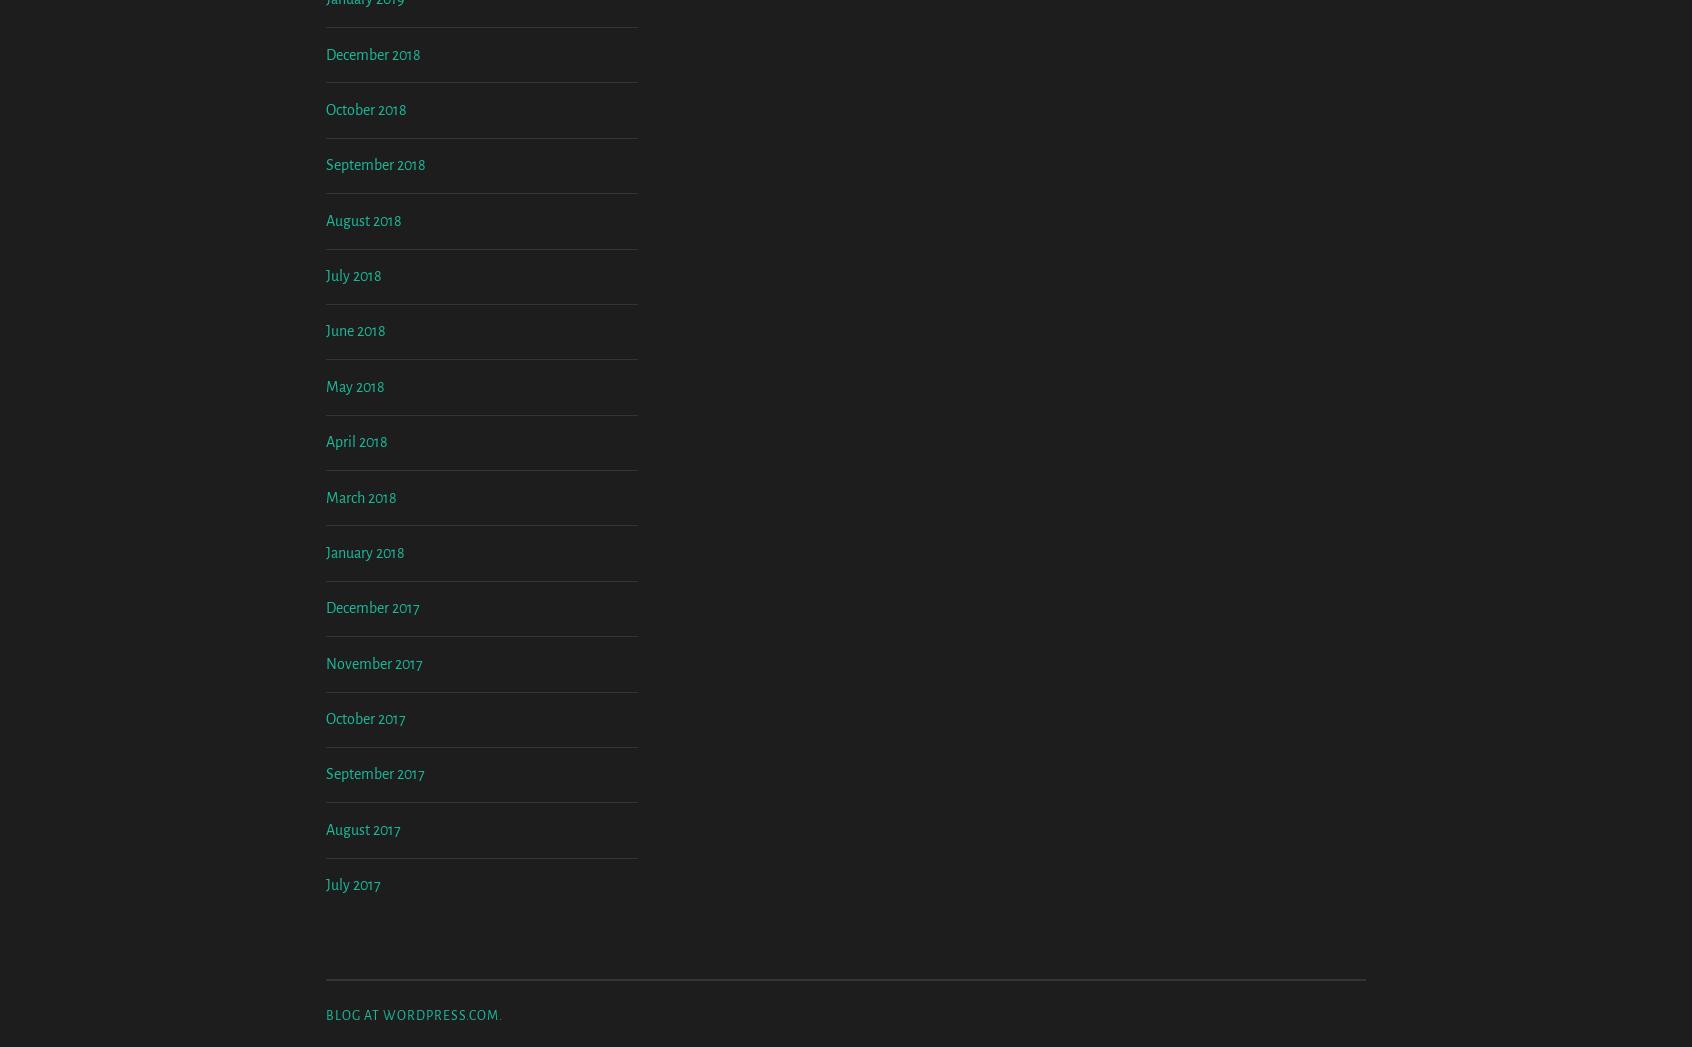 The width and height of the screenshot is (1692, 1047). What do you see at coordinates (325, 773) in the screenshot?
I see `'December 2017'` at bounding box center [325, 773].